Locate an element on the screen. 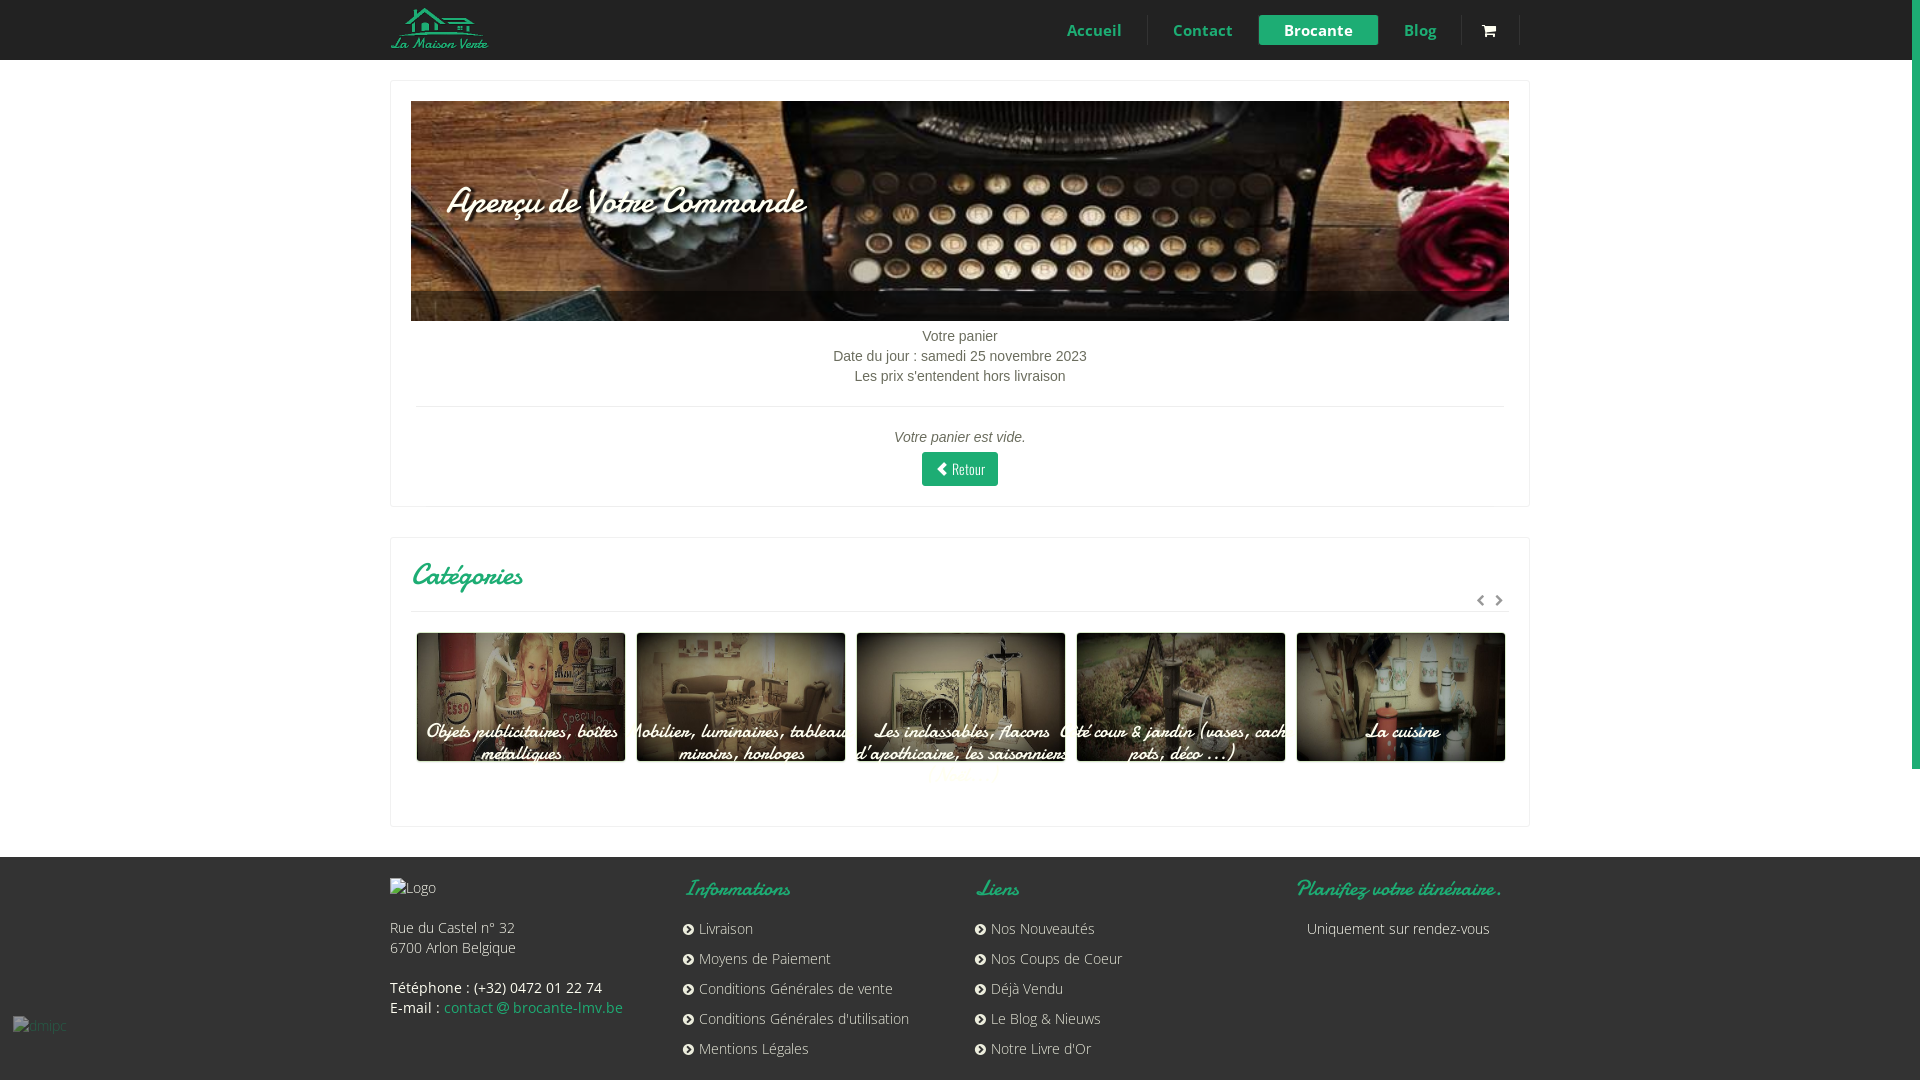 The width and height of the screenshot is (1920, 1080). 'Brocante' is located at coordinates (1319, 30).